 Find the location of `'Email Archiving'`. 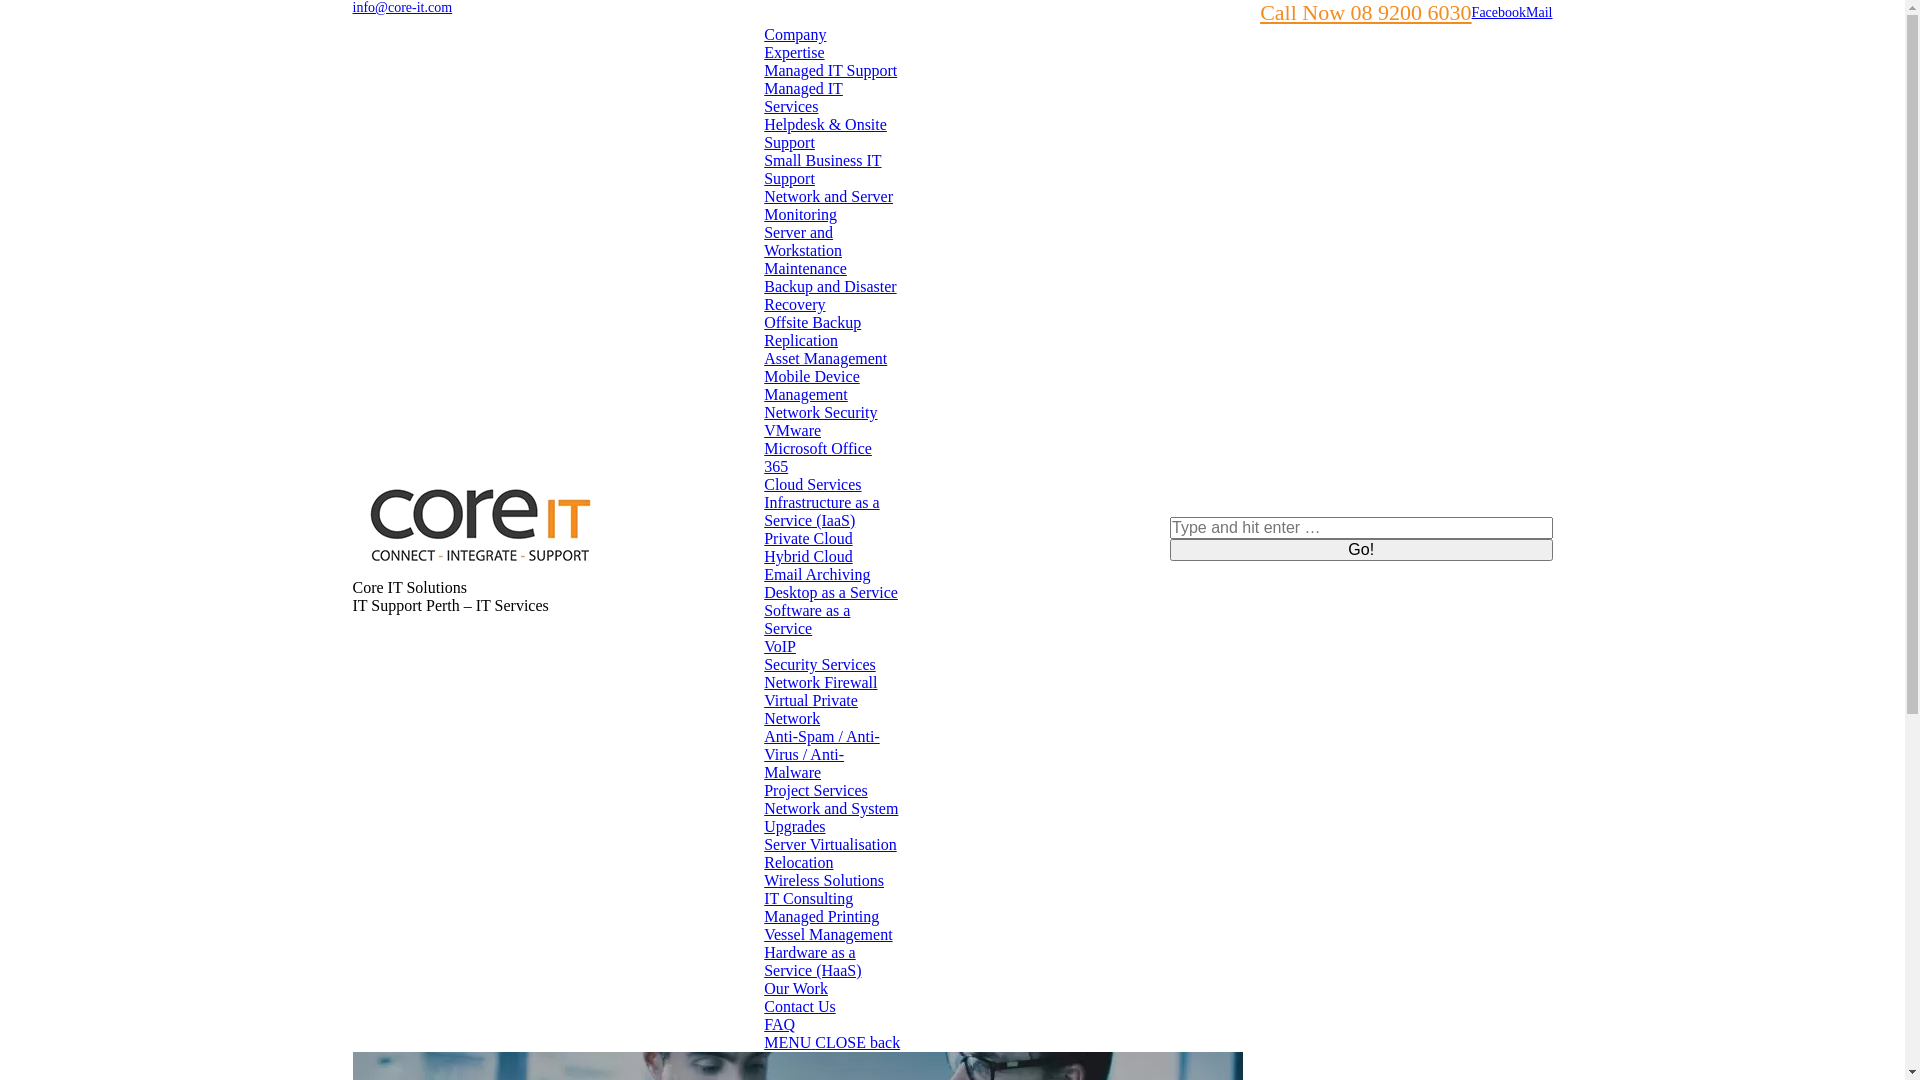

'Email Archiving' is located at coordinates (816, 574).